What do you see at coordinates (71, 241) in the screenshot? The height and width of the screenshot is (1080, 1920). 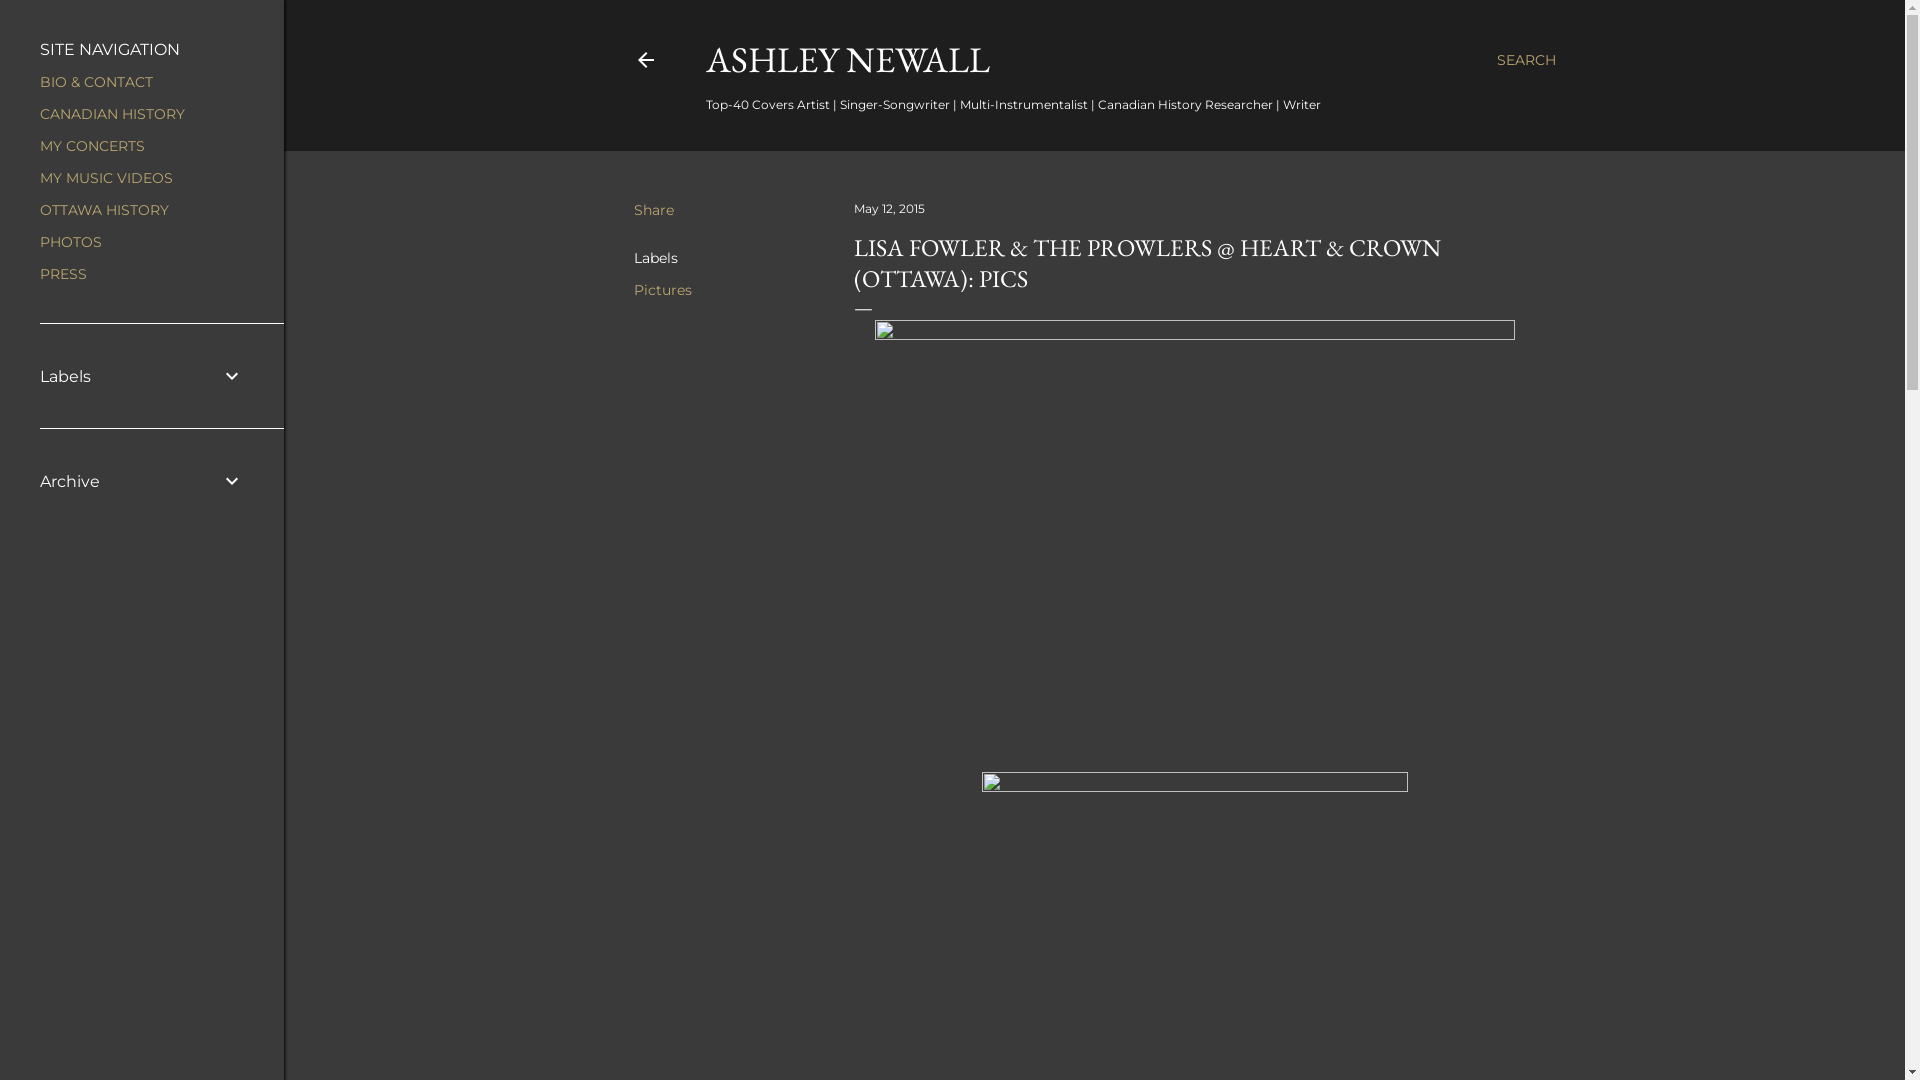 I see `'PHOTOS'` at bounding box center [71, 241].